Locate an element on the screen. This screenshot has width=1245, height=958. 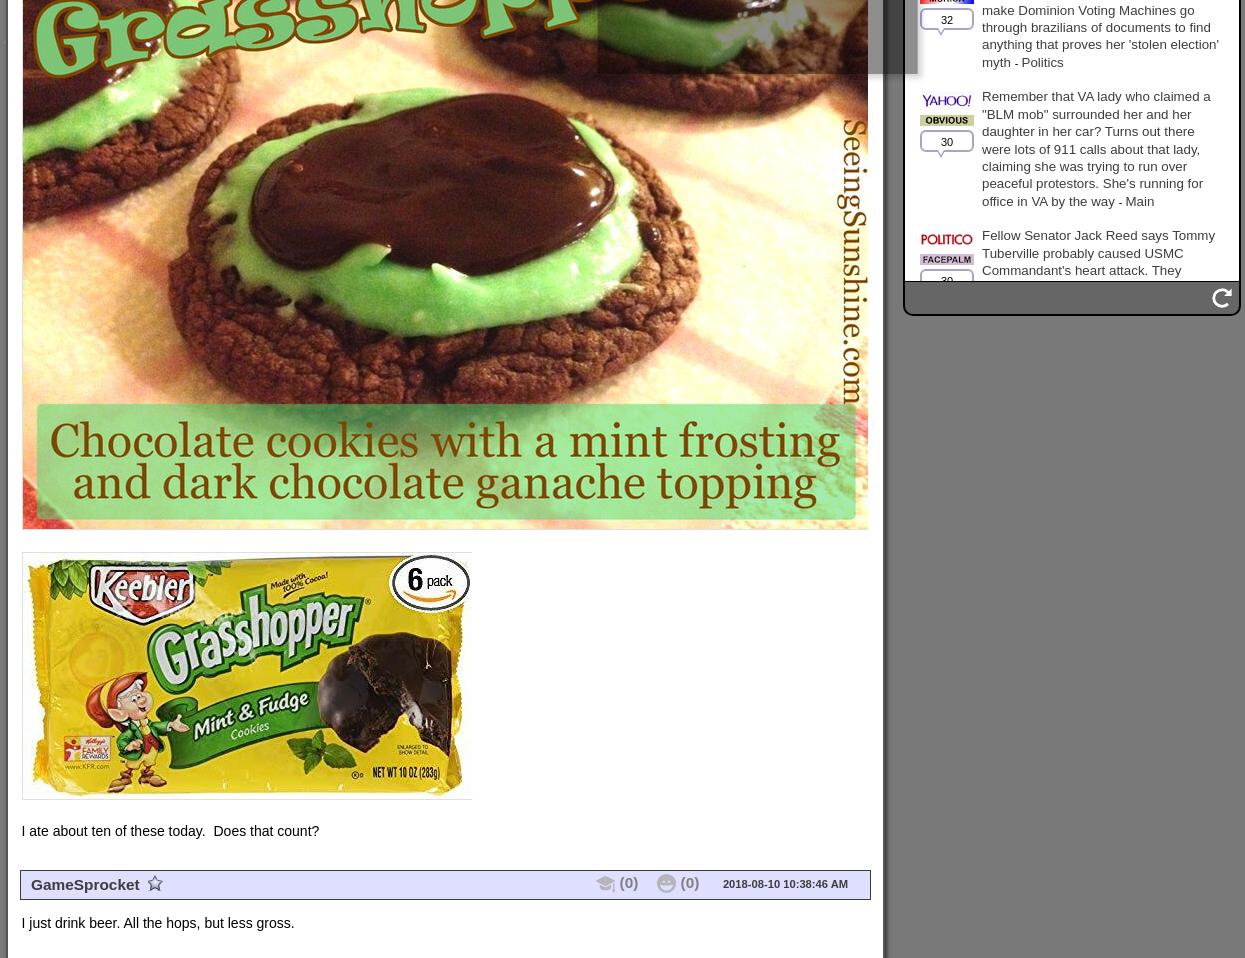
'I just drink beer. All the hops, but less gross.' is located at coordinates (157, 923).